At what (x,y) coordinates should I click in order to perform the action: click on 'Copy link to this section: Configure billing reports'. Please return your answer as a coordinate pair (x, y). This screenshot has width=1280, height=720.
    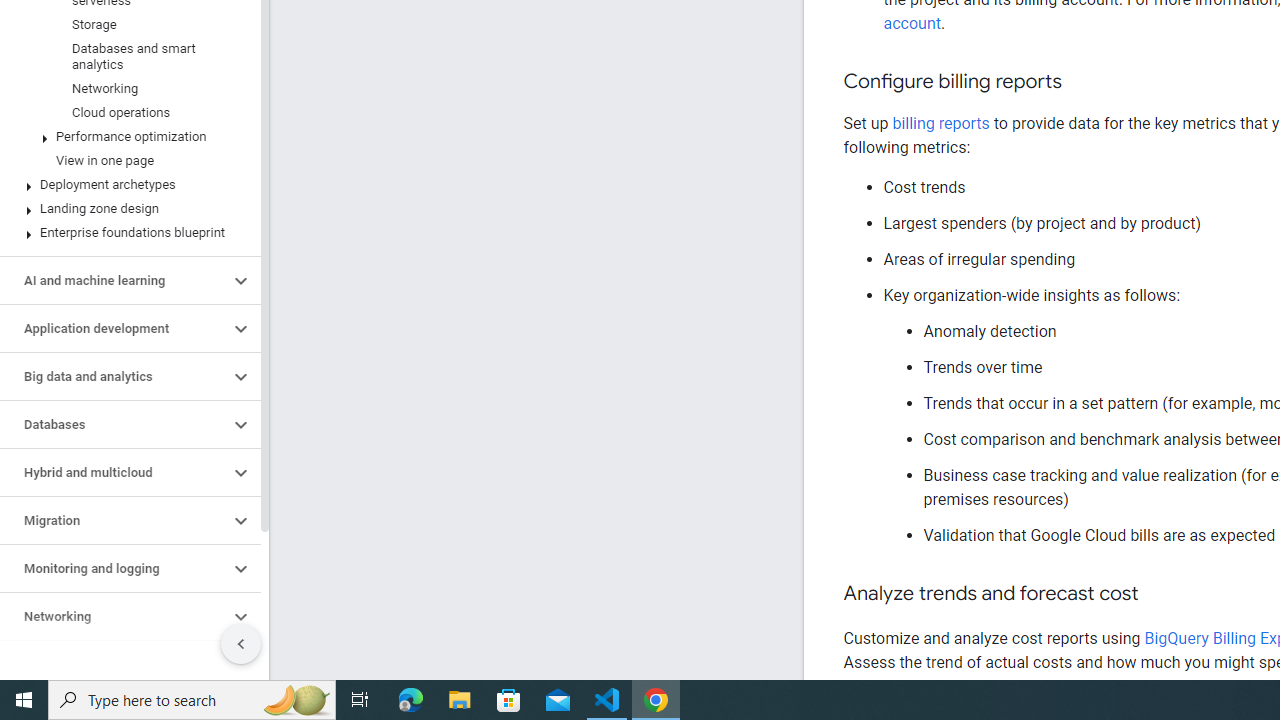
    Looking at the image, I should click on (1080, 81).